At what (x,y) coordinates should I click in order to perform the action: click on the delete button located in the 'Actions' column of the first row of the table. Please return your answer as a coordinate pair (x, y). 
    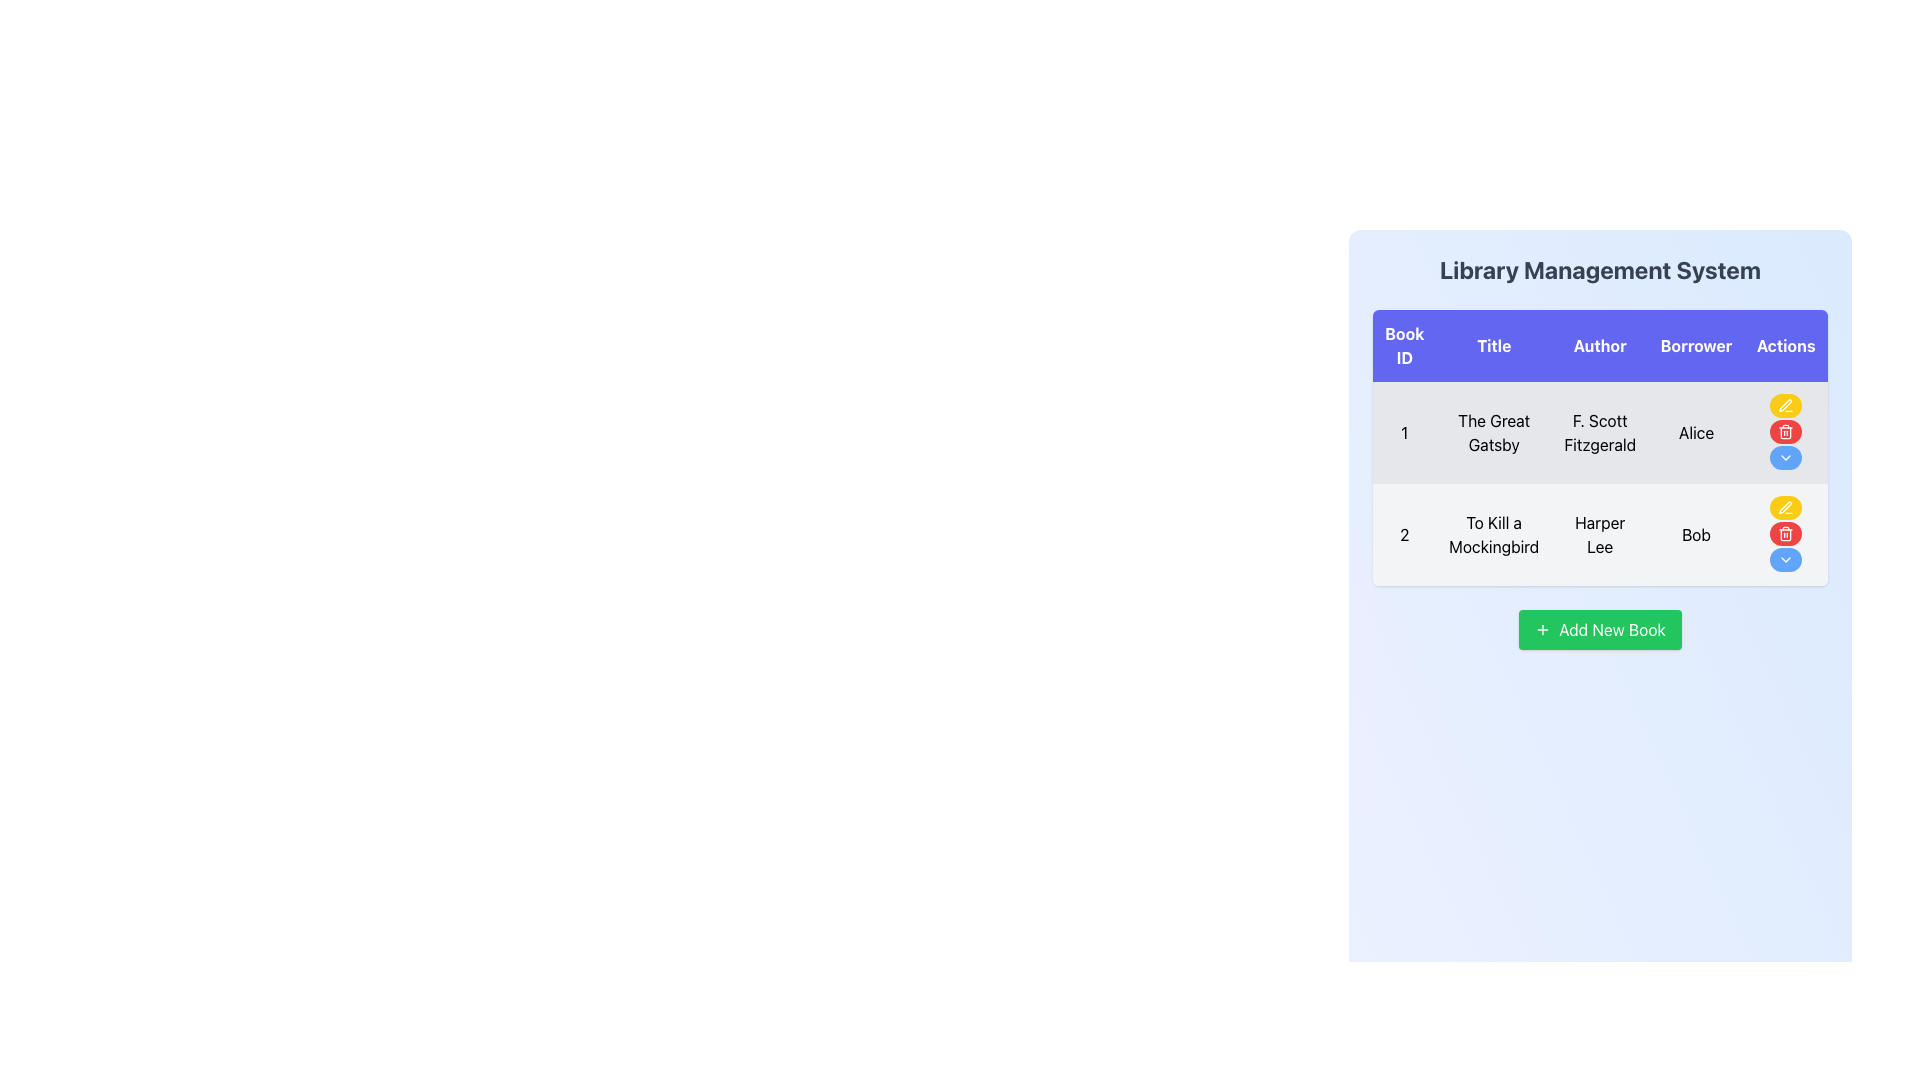
    Looking at the image, I should click on (1786, 431).